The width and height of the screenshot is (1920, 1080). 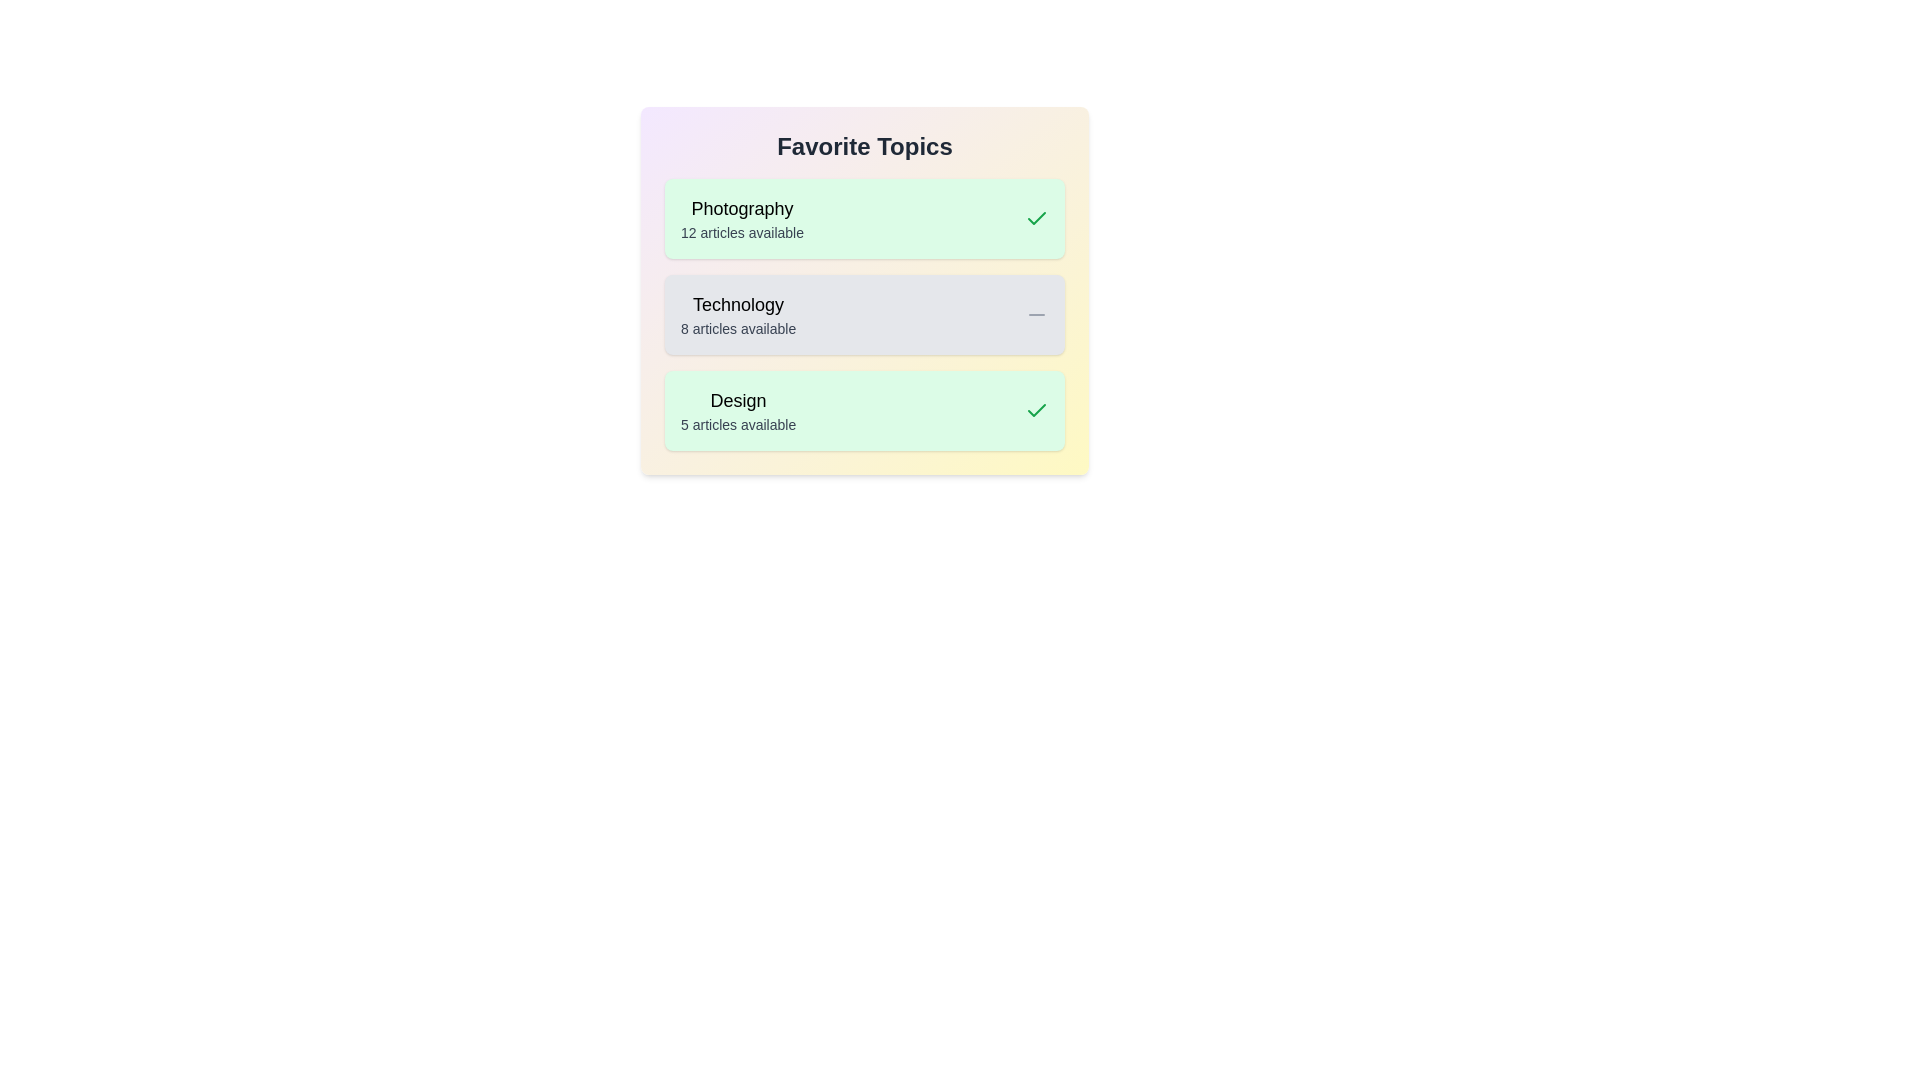 What do you see at coordinates (864, 315) in the screenshot?
I see `the topic card for Technology` at bounding box center [864, 315].